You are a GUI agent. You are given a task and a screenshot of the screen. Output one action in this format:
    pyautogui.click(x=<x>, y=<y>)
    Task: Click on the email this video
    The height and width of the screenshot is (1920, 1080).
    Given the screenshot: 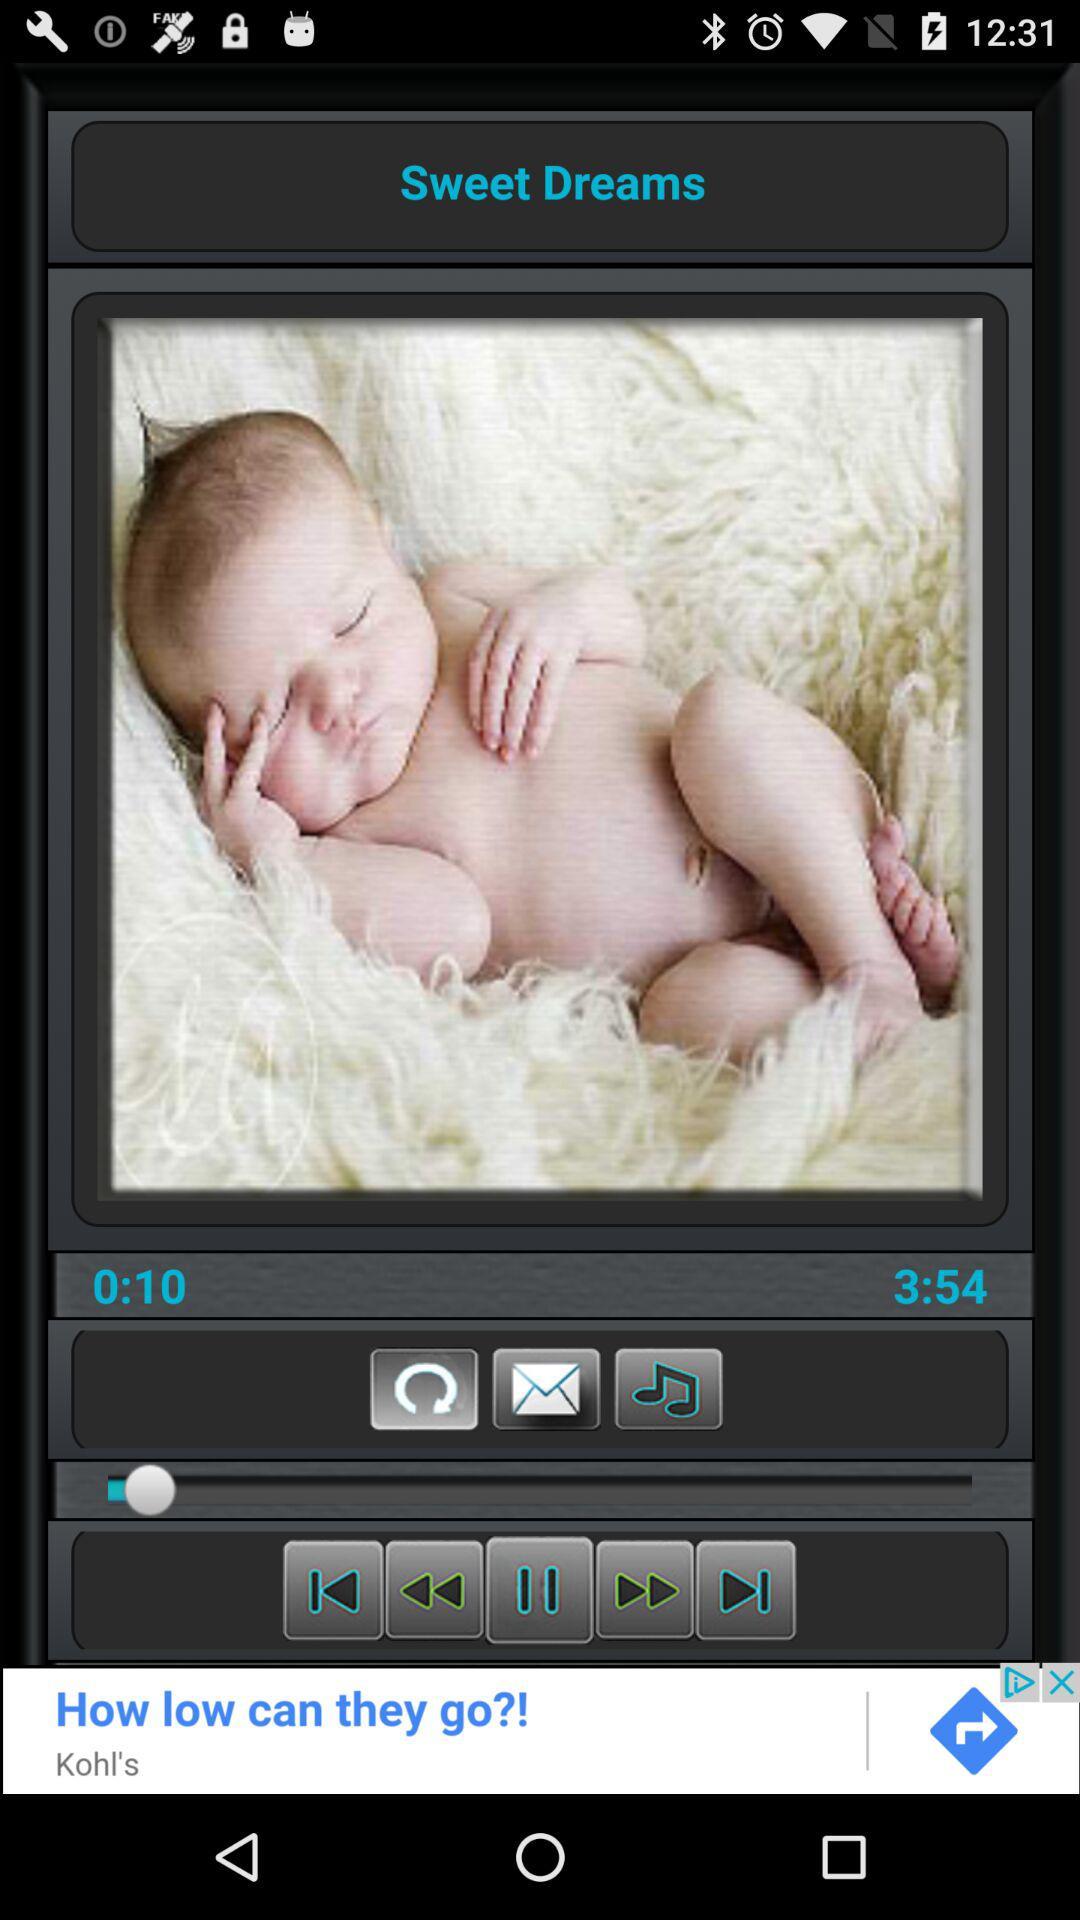 What is the action you would take?
    pyautogui.click(x=546, y=1387)
    